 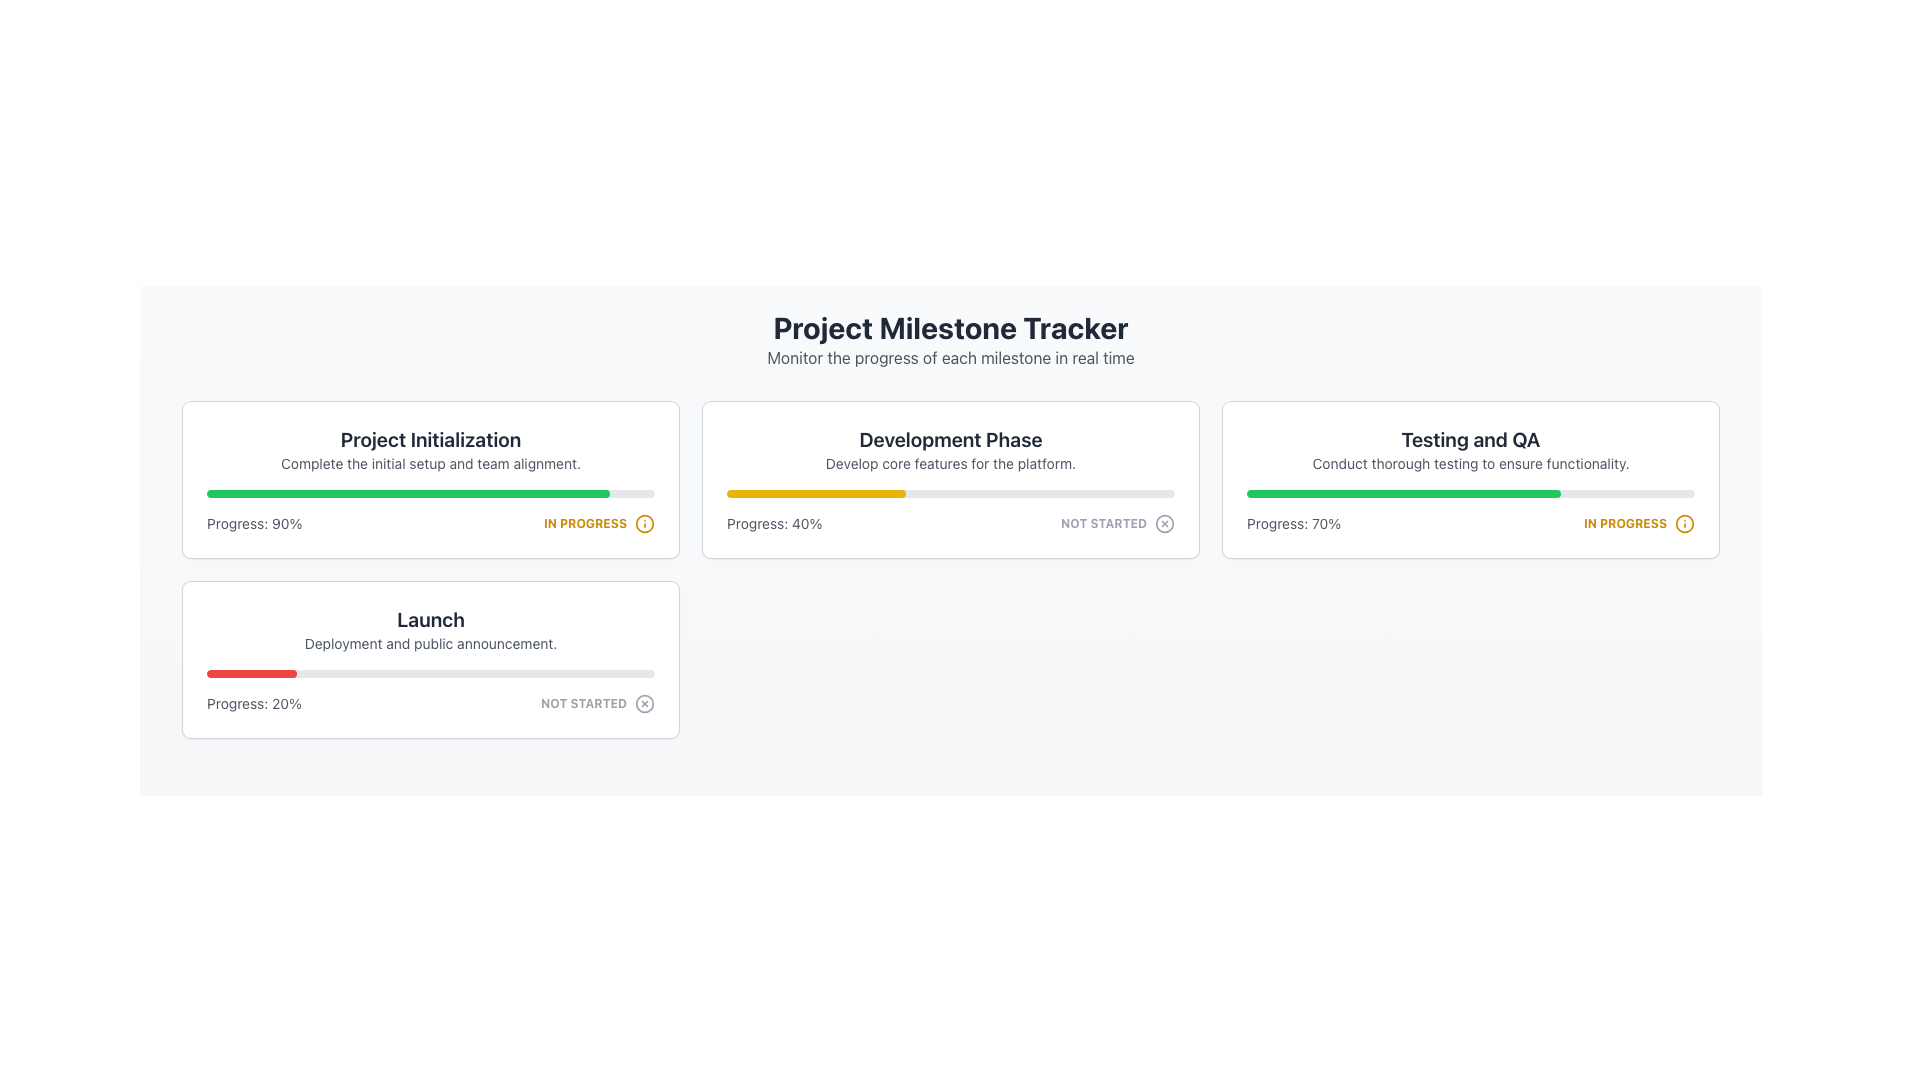 What do you see at coordinates (949, 357) in the screenshot?
I see `the static text that reads 'Monitor the progress of each milestone in real time.', which is located below the 'Project Milestone Tracker' title` at bounding box center [949, 357].